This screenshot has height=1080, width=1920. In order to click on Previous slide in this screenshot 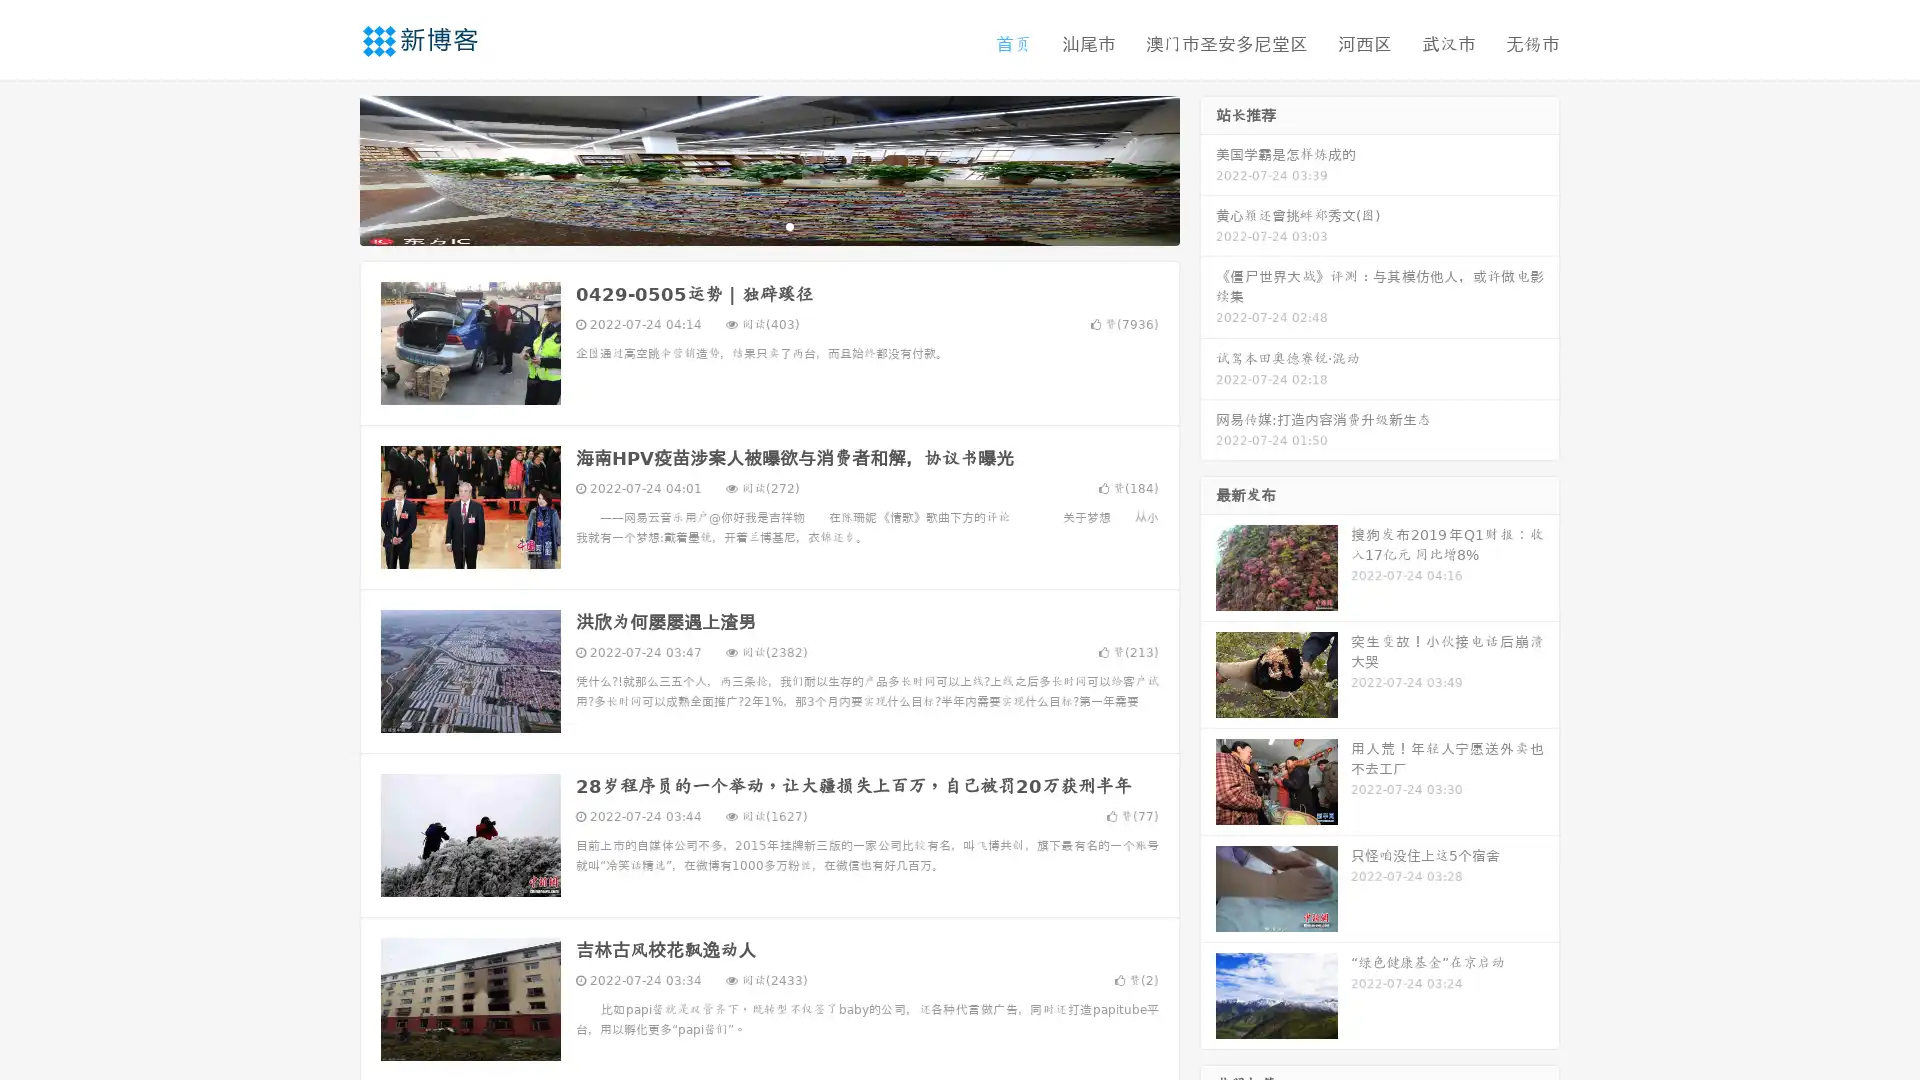, I will do `click(330, 168)`.